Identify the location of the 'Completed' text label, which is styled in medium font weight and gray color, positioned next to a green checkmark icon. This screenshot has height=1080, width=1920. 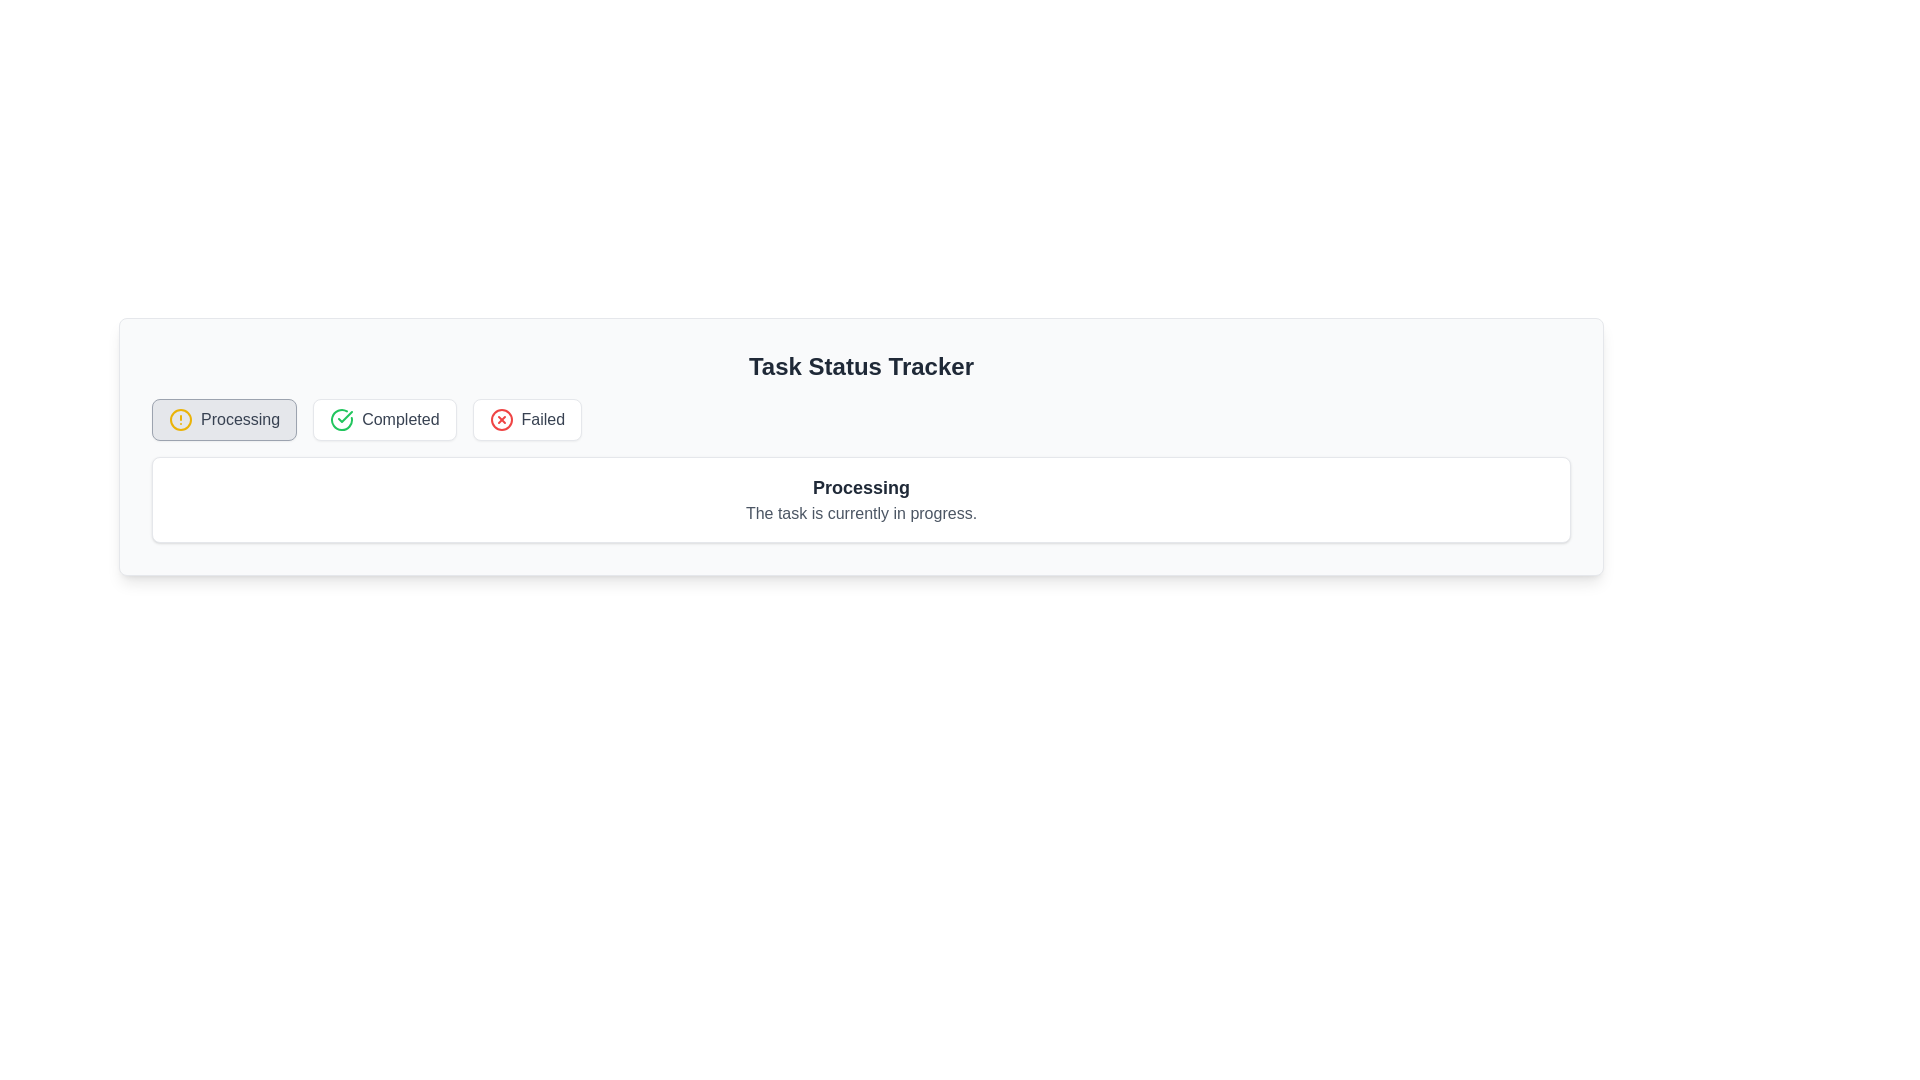
(400, 419).